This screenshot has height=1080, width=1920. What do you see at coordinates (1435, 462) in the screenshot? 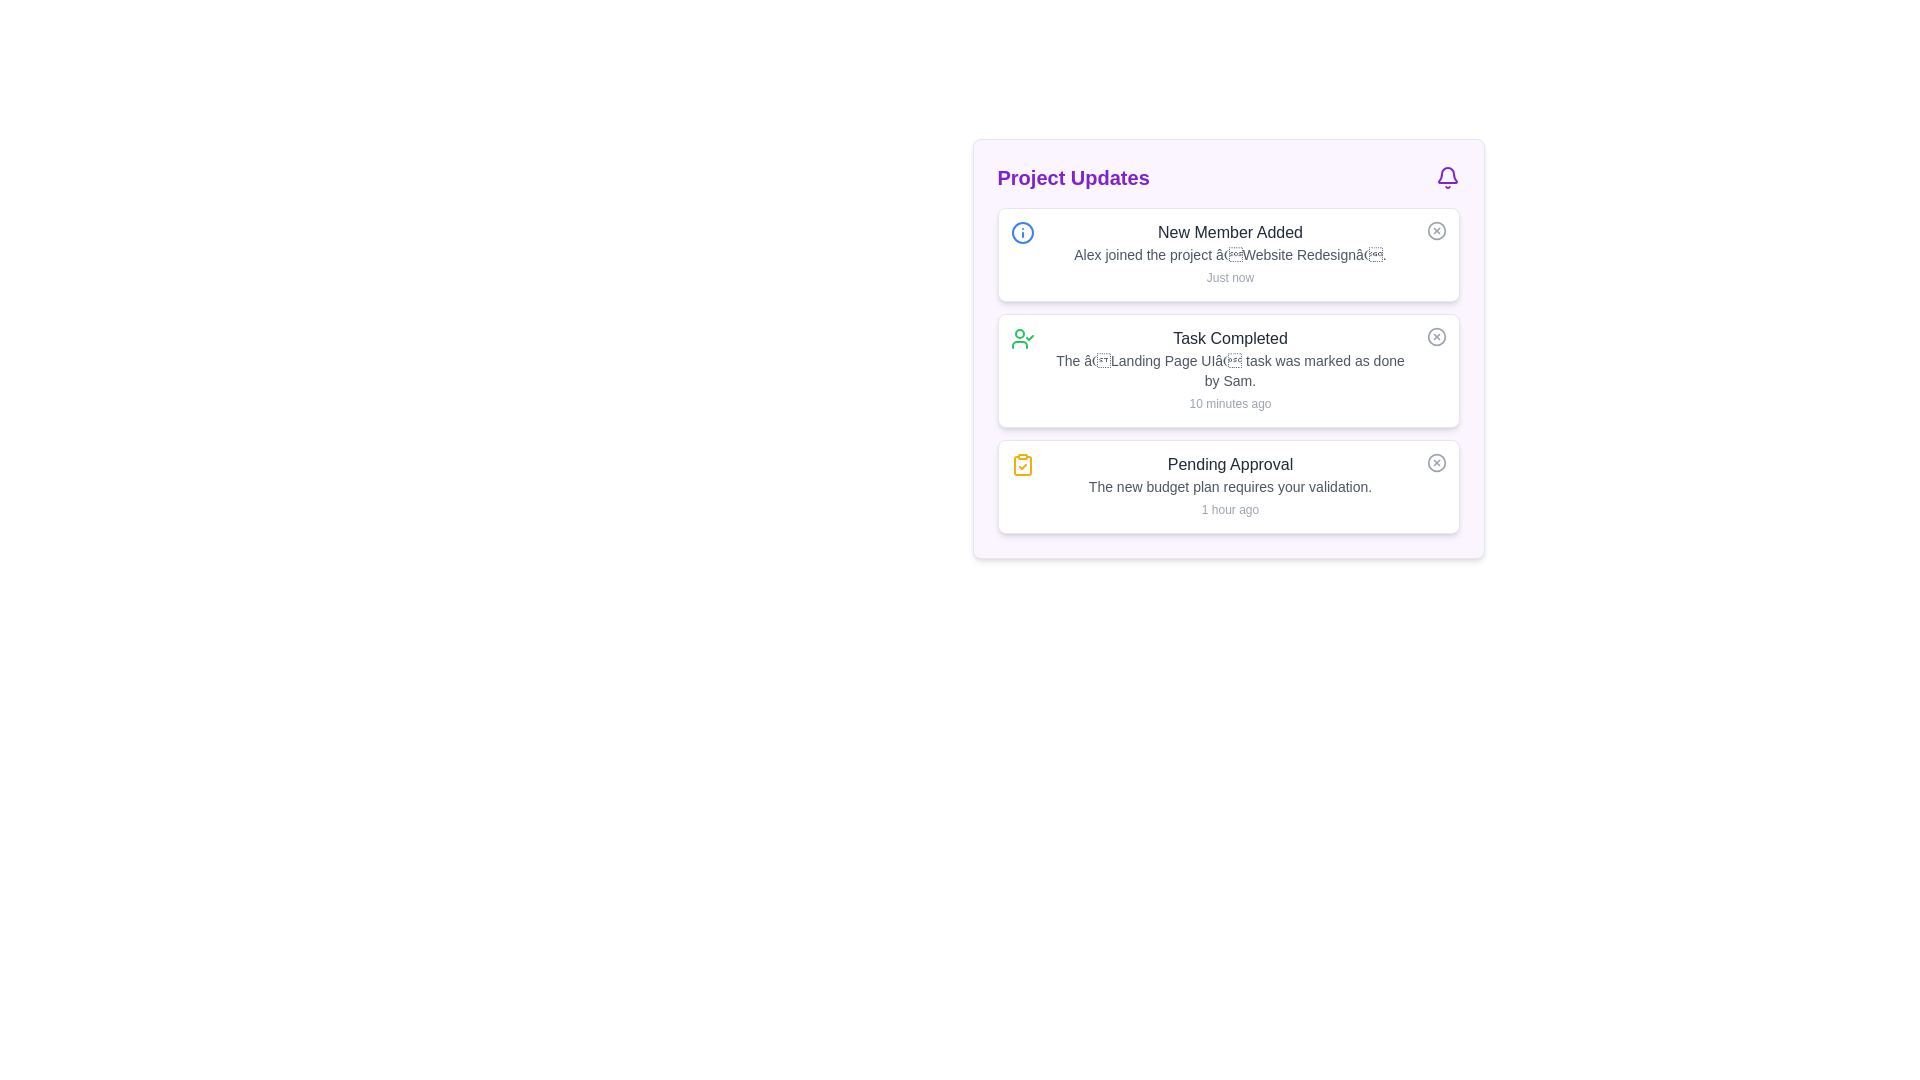
I see `the circular status indicator icon located at the right-hand side of the 'Pending Approval' section in the 'Project Updates' panel for graphical purposes` at bounding box center [1435, 462].